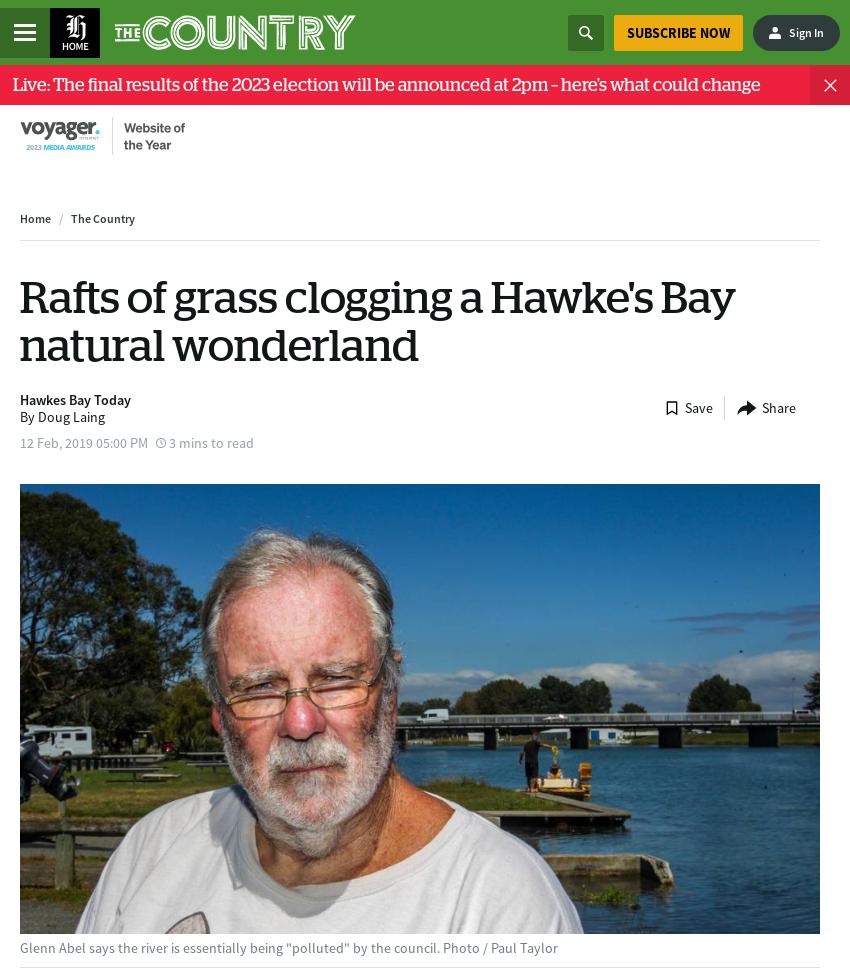  What do you see at coordinates (677, 31) in the screenshot?
I see `'Subscribe now'` at bounding box center [677, 31].